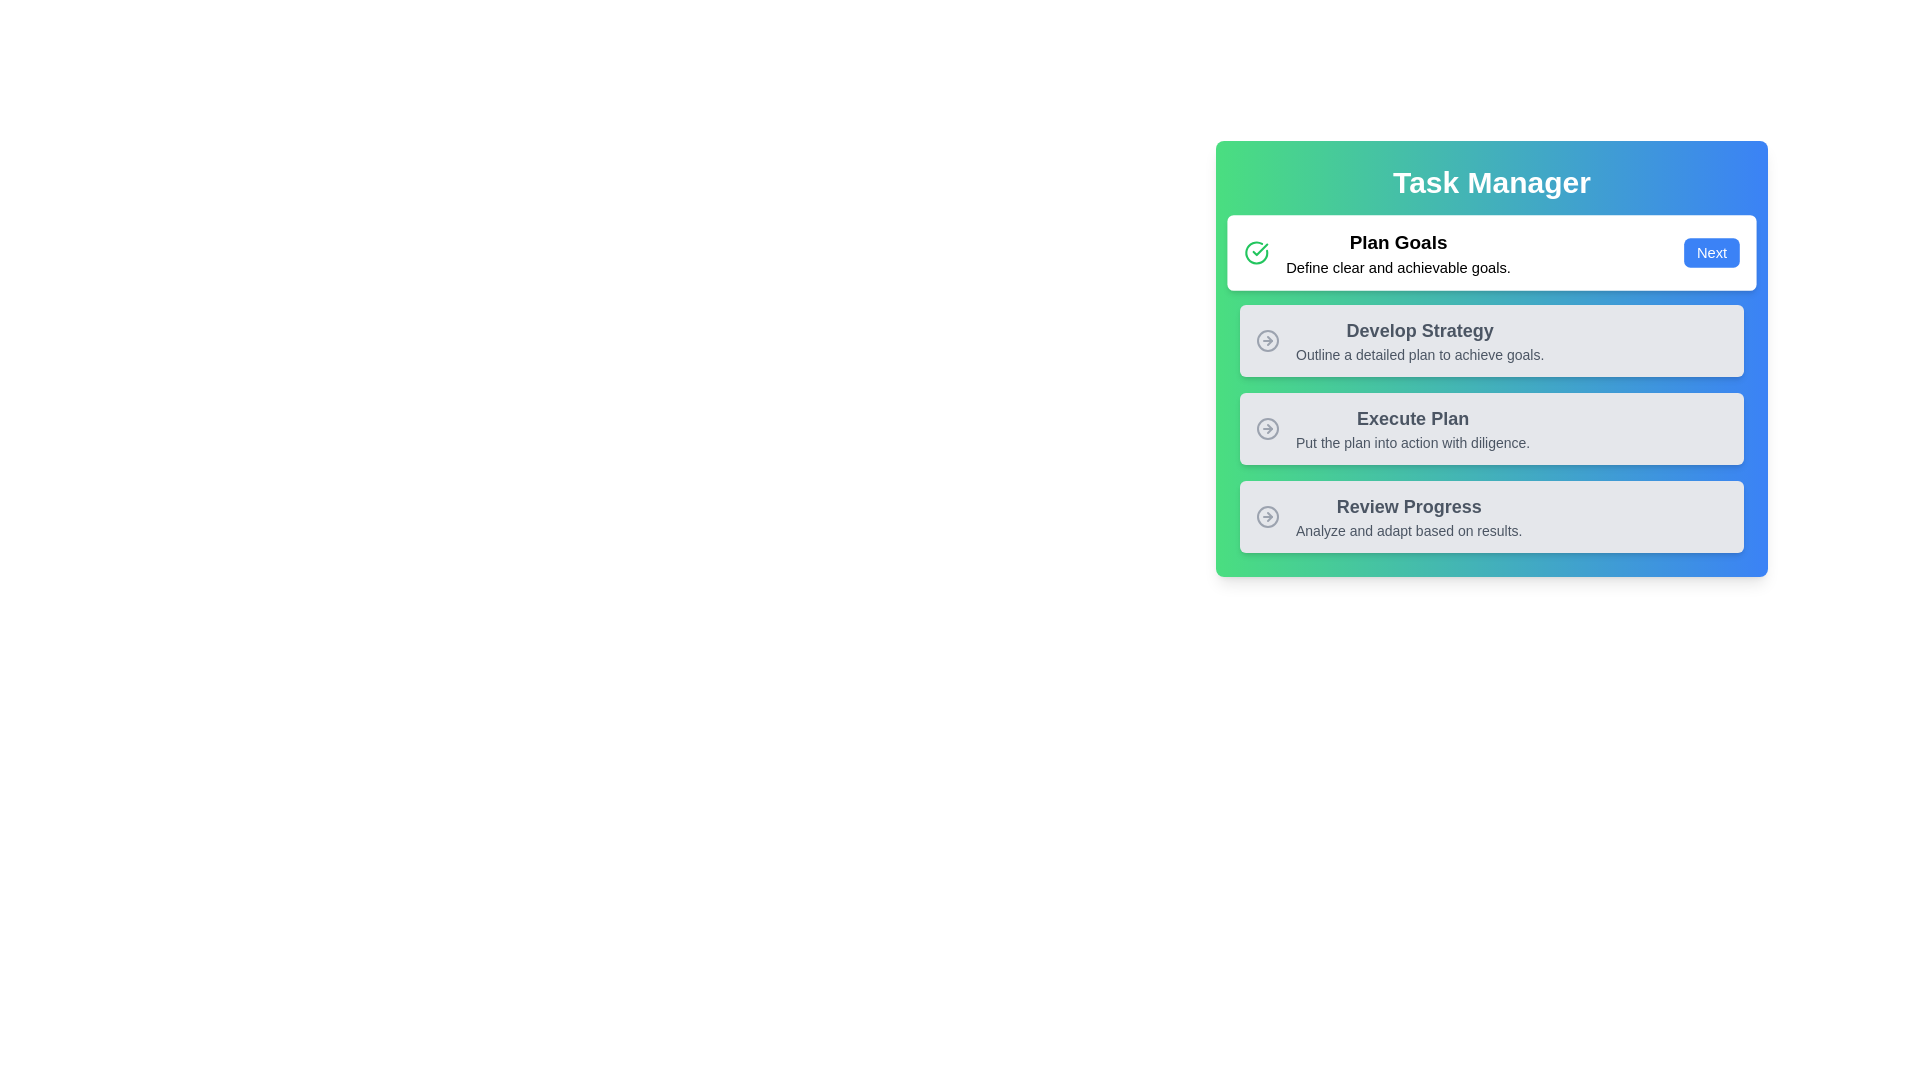  I want to click on the 'Next' button located on the rightmost side of the 'Plan Goals' row, so click(1711, 252).